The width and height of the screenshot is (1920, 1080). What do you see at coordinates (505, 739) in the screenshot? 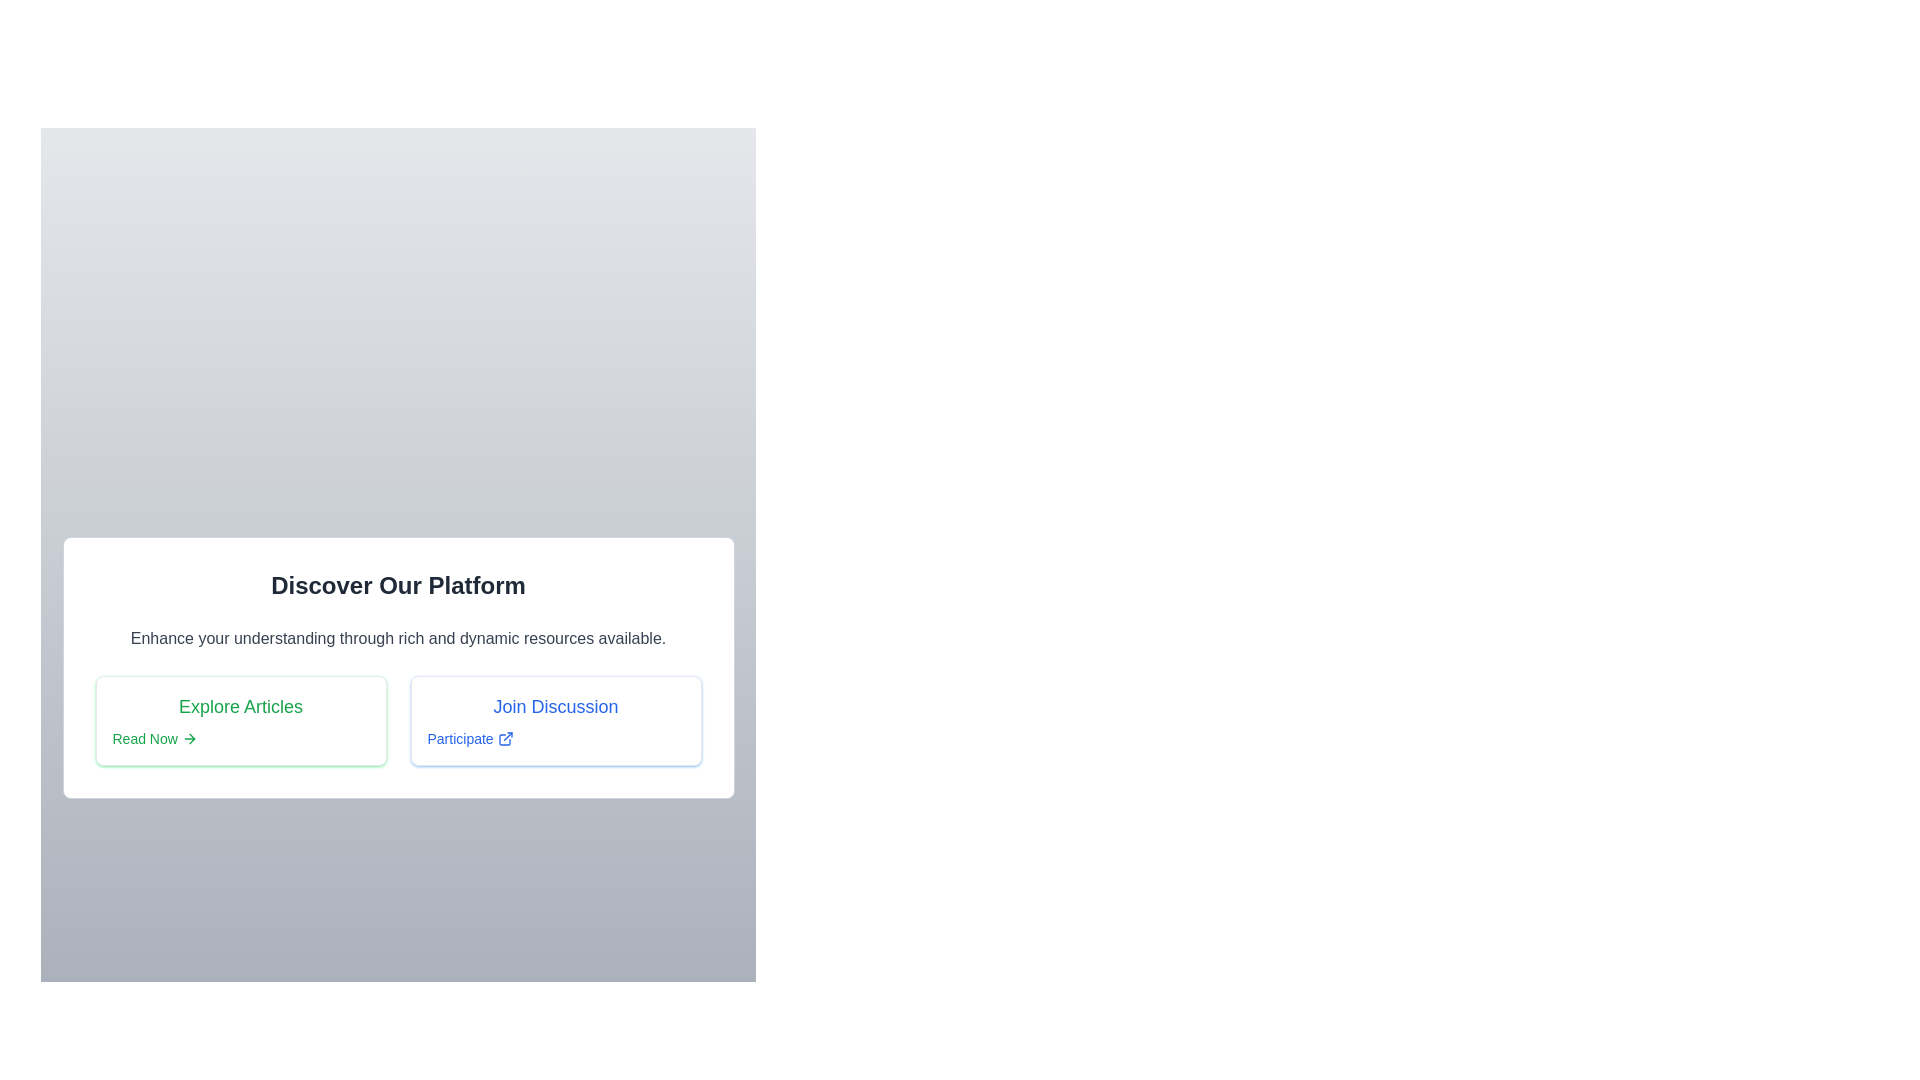
I see `the external link icon located to the right of the 'Participate' text in the 'Join Discussion' section` at bounding box center [505, 739].